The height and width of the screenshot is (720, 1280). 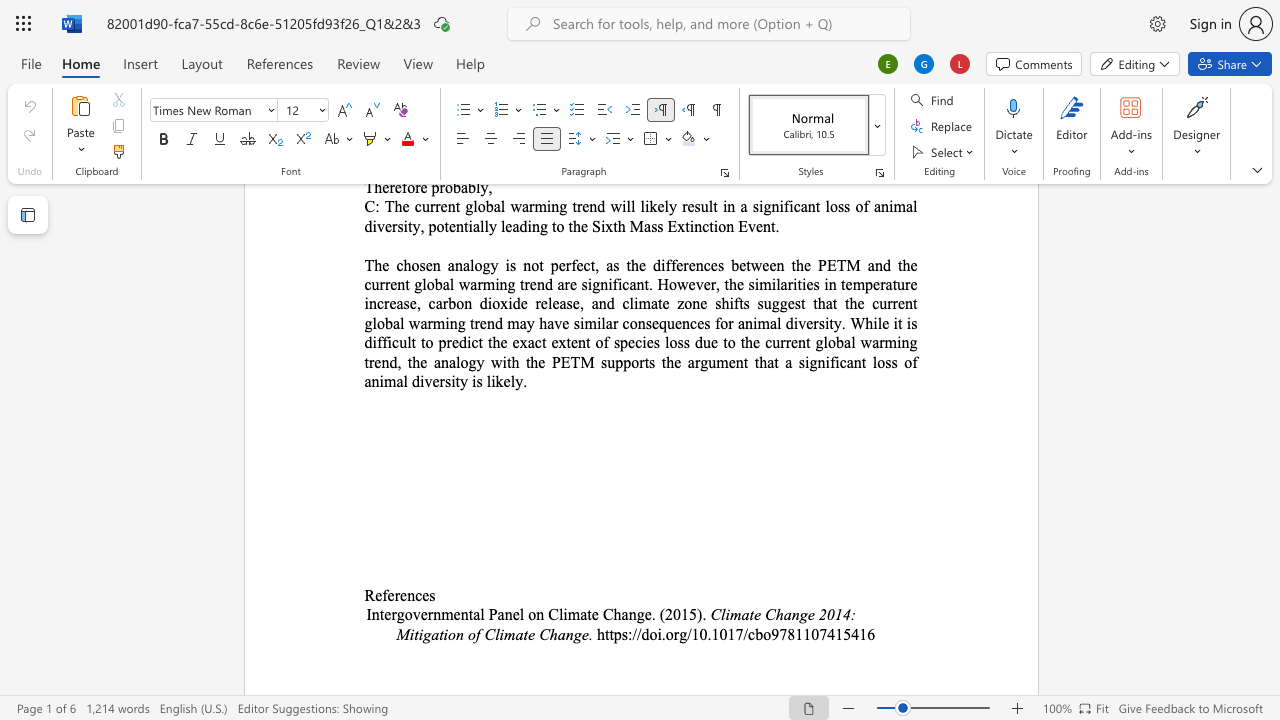 What do you see at coordinates (424, 594) in the screenshot?
I see `the 4th character "e" in the text` at bounding box center [424, 594].